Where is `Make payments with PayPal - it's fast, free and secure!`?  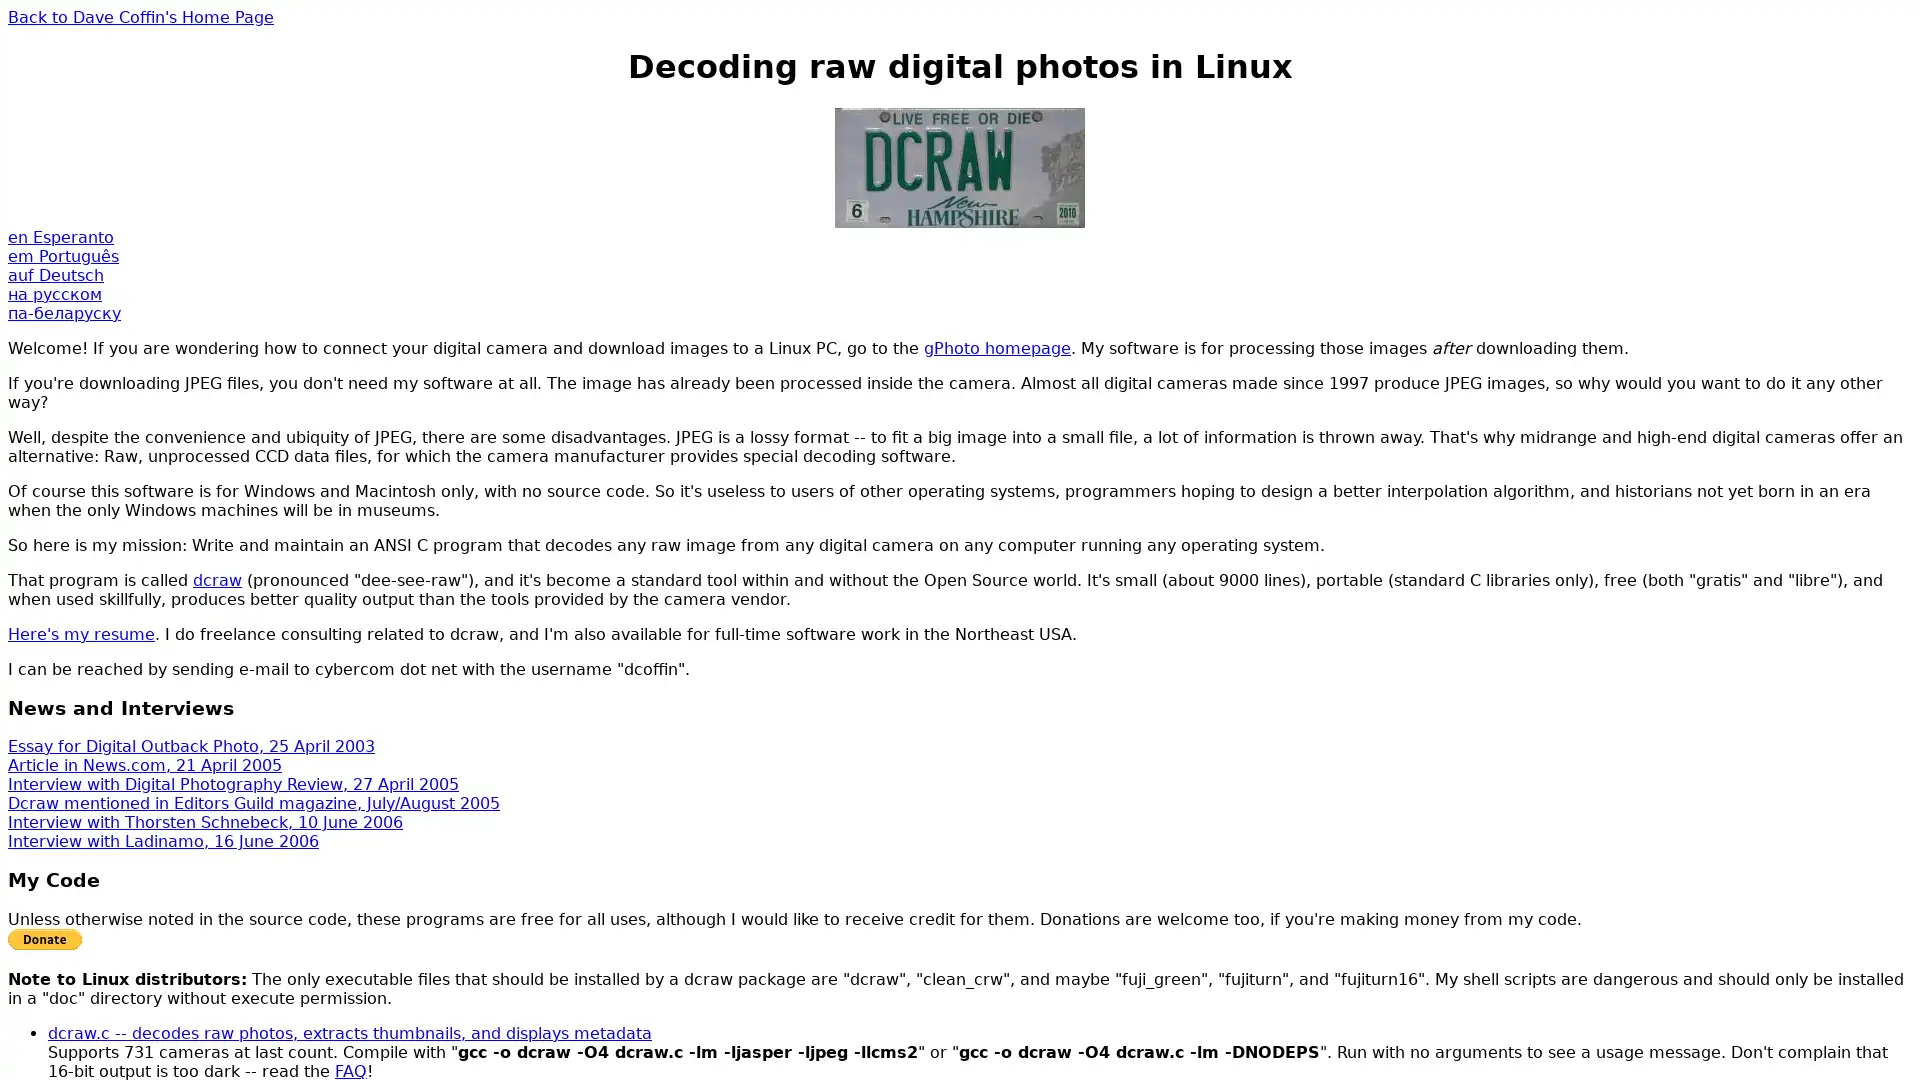
Make payments with PayPal - it's fast, free and secure! is located at coordinates (44, 938).